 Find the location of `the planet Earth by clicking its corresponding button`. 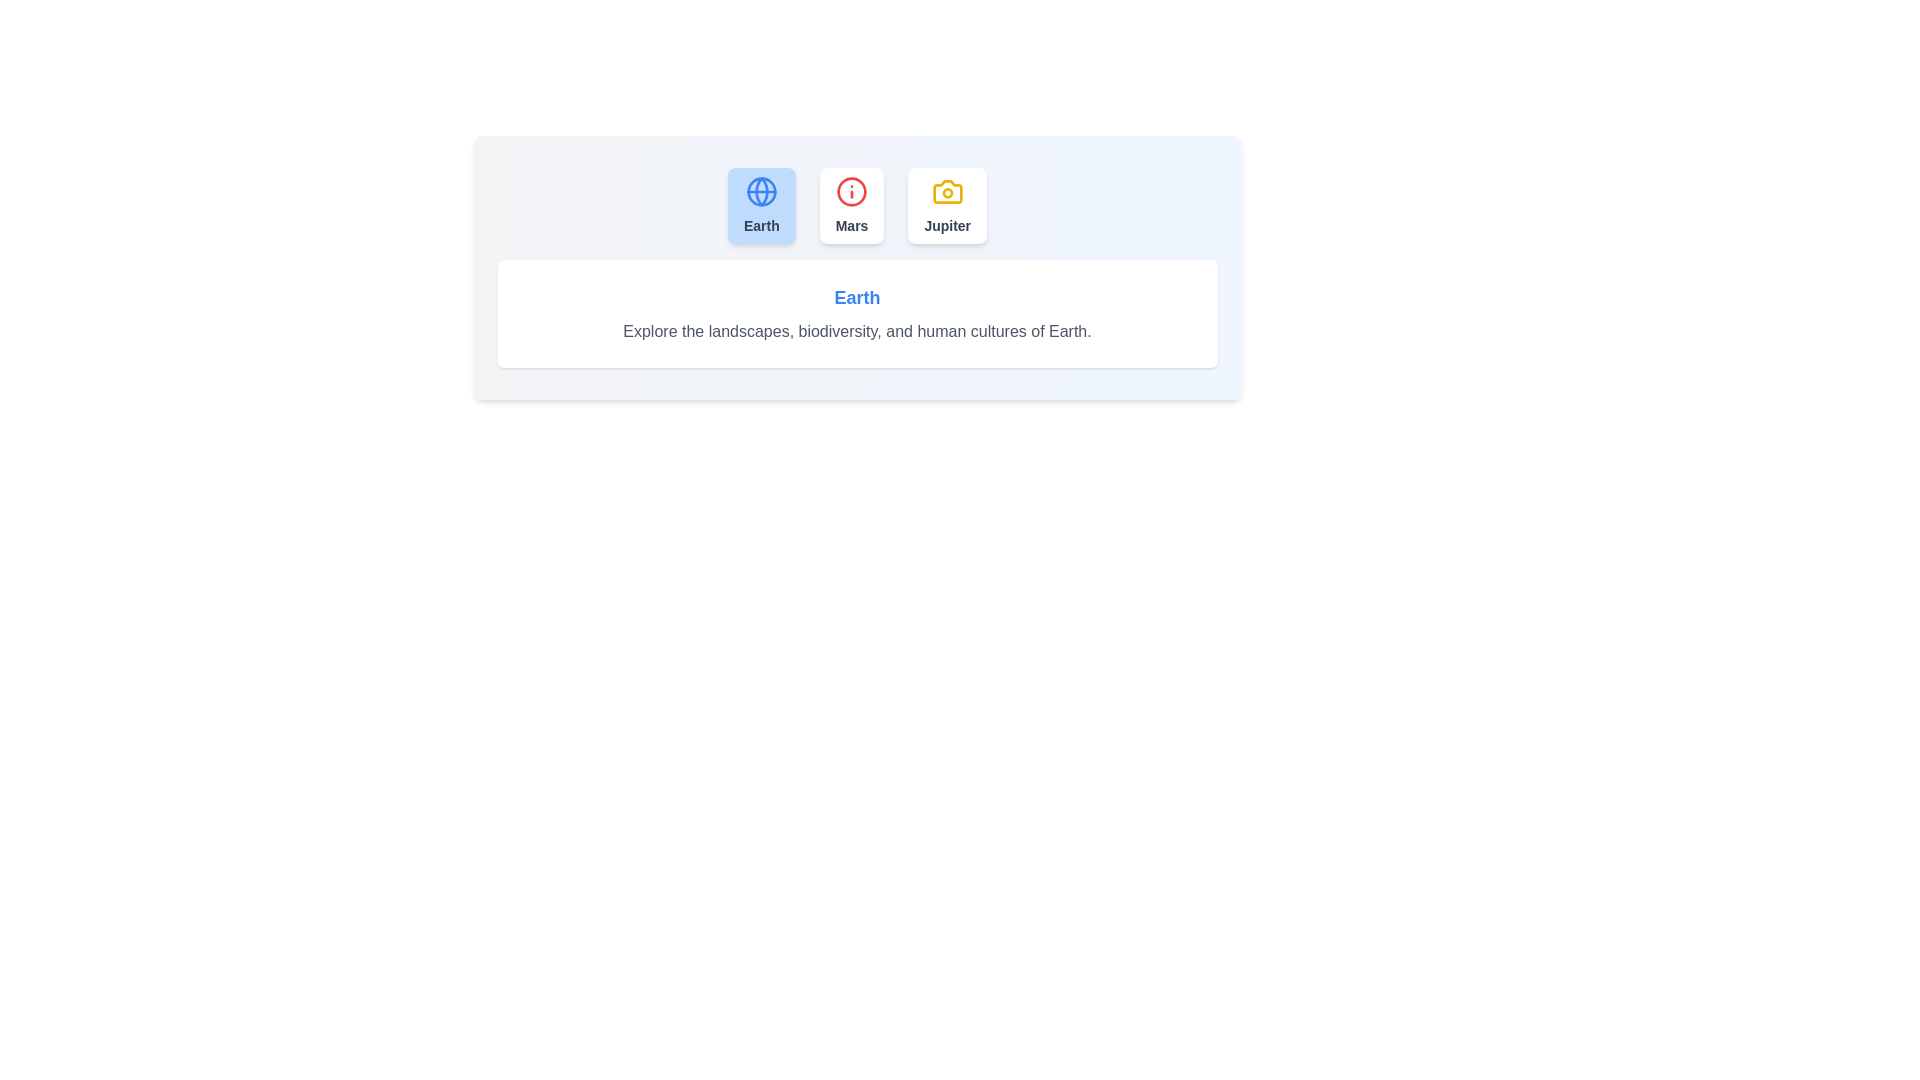

the planet Earth by clicking its corresponding button is located at coordinates (760, 205).